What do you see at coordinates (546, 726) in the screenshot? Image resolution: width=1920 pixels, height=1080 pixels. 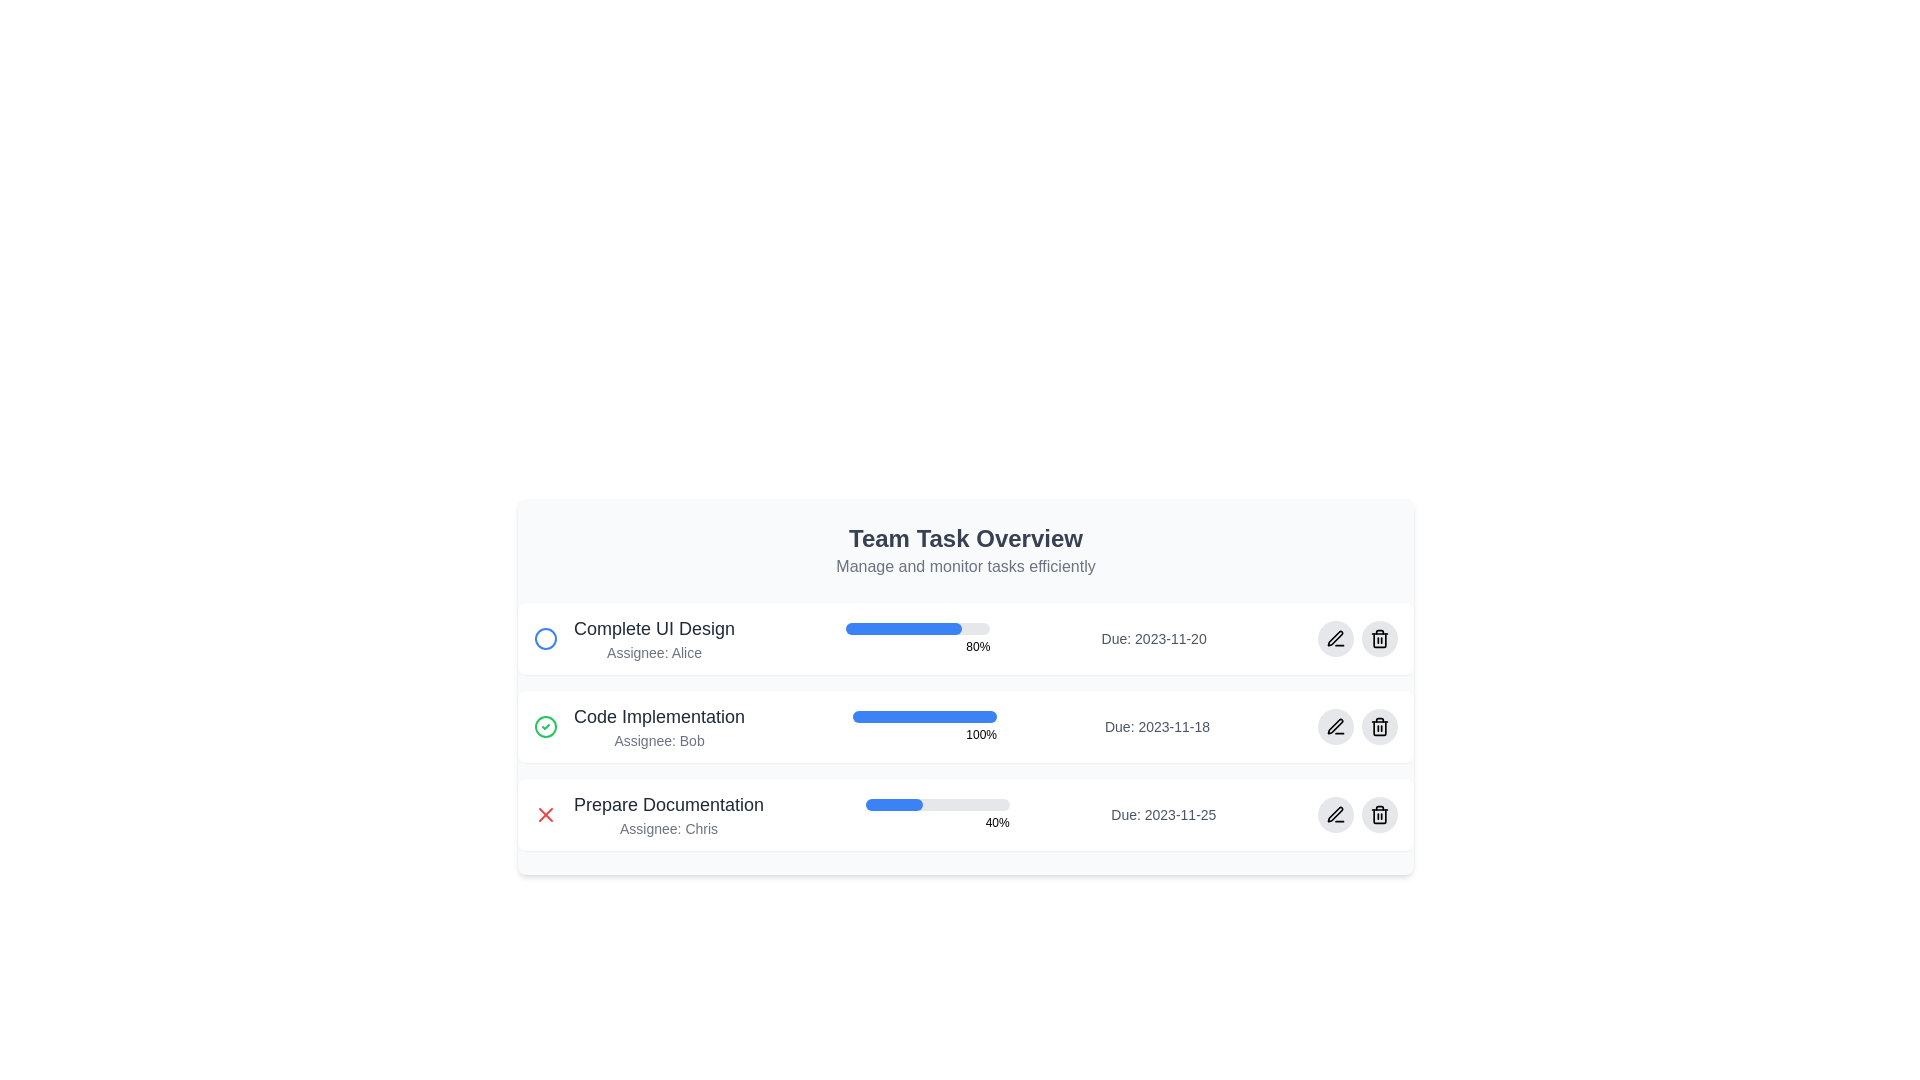 I see `the completion icon for the task 'Code Implementation', which is positioned before the task title and details in the middle row of the task list` at bounding box center [546, 726].